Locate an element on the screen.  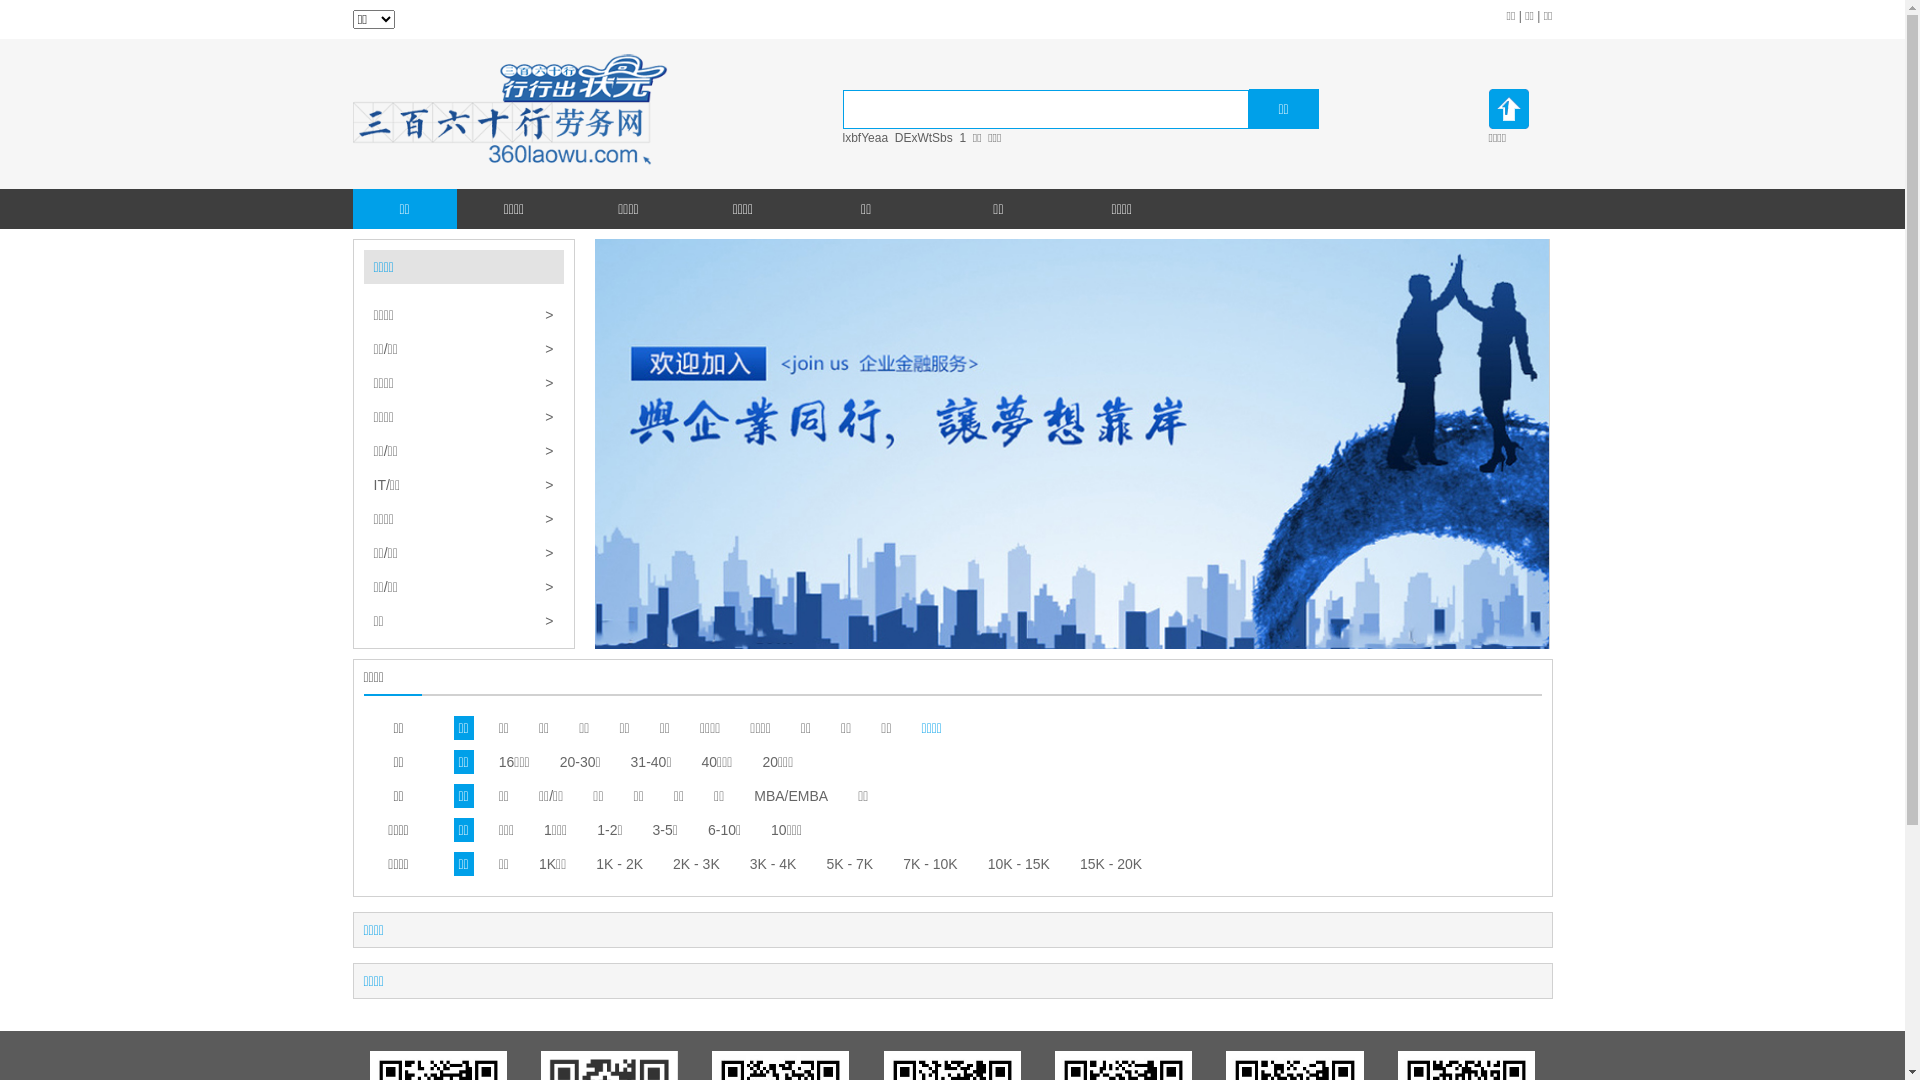
'5K - 7K' is located at coordinates (849, 863).